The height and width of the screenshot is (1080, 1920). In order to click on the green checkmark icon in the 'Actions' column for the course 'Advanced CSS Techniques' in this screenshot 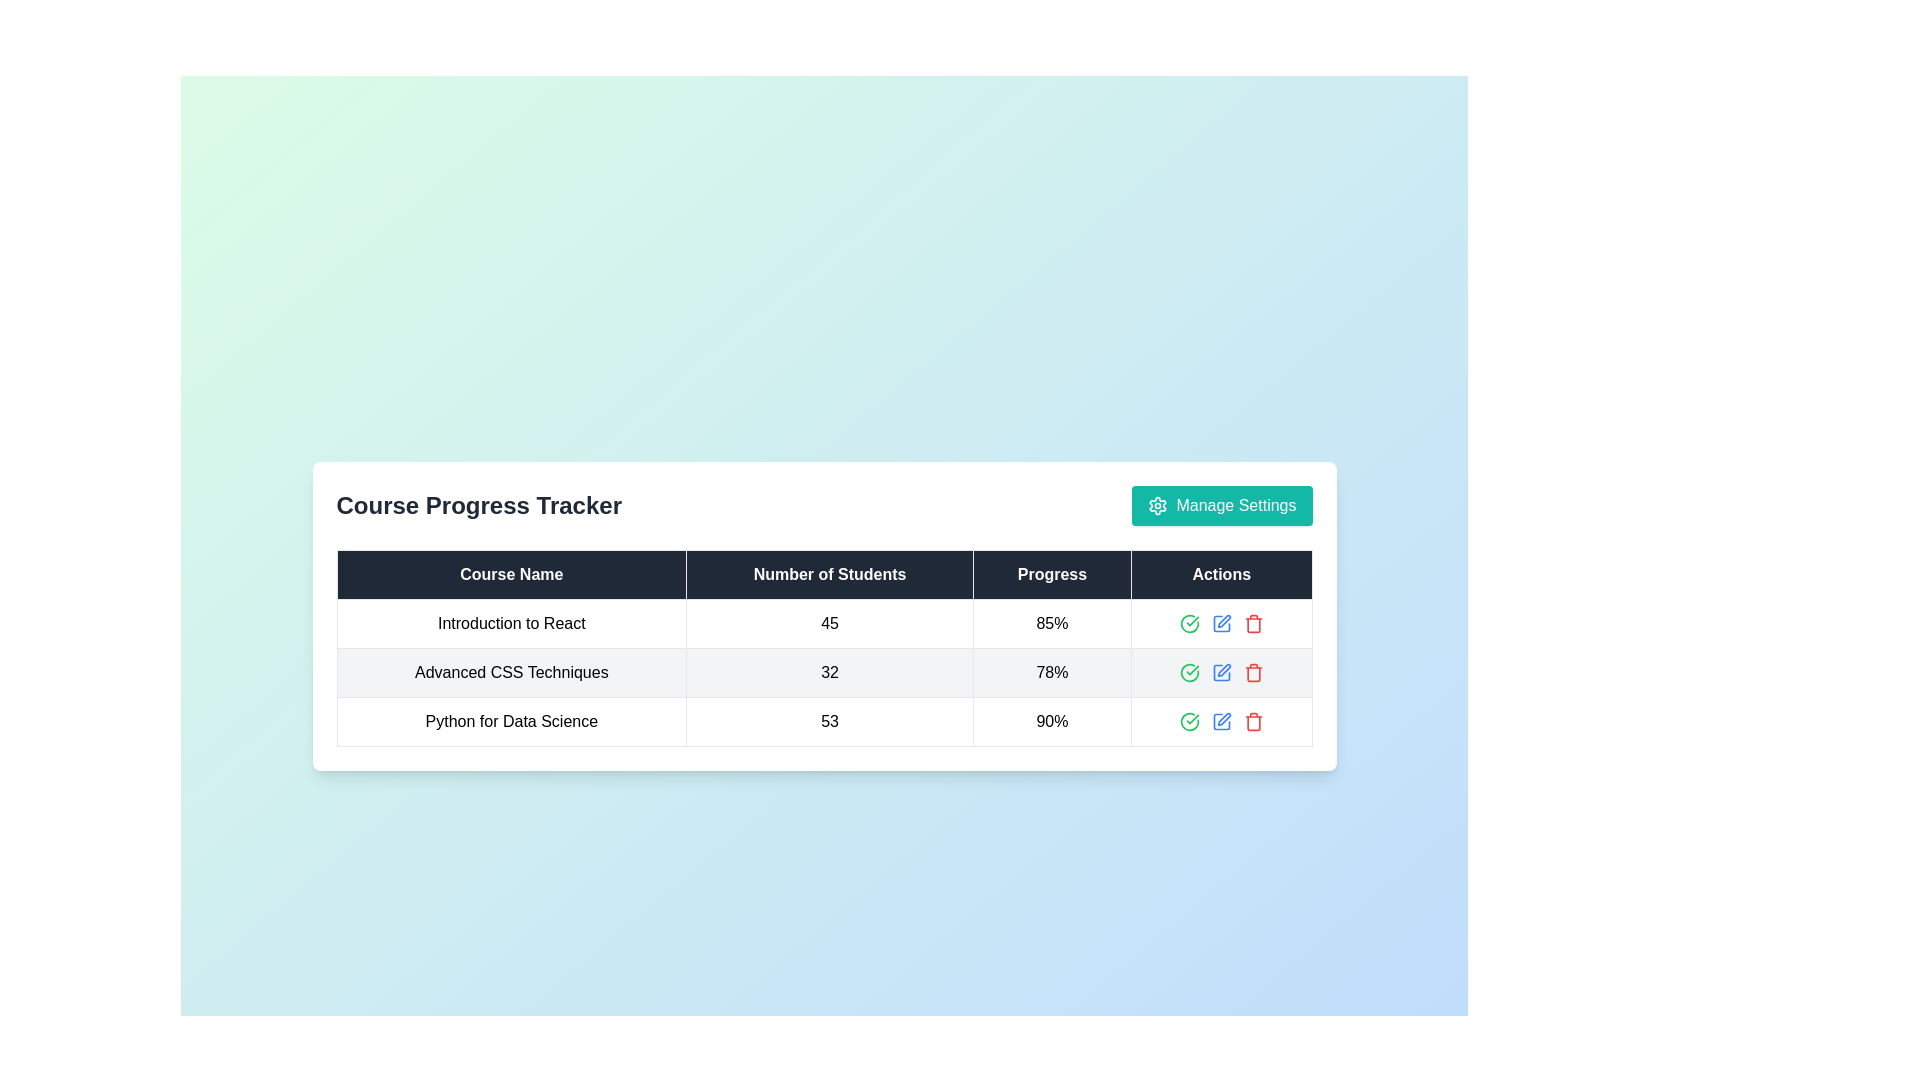, I will do `click(1189, 672)`.